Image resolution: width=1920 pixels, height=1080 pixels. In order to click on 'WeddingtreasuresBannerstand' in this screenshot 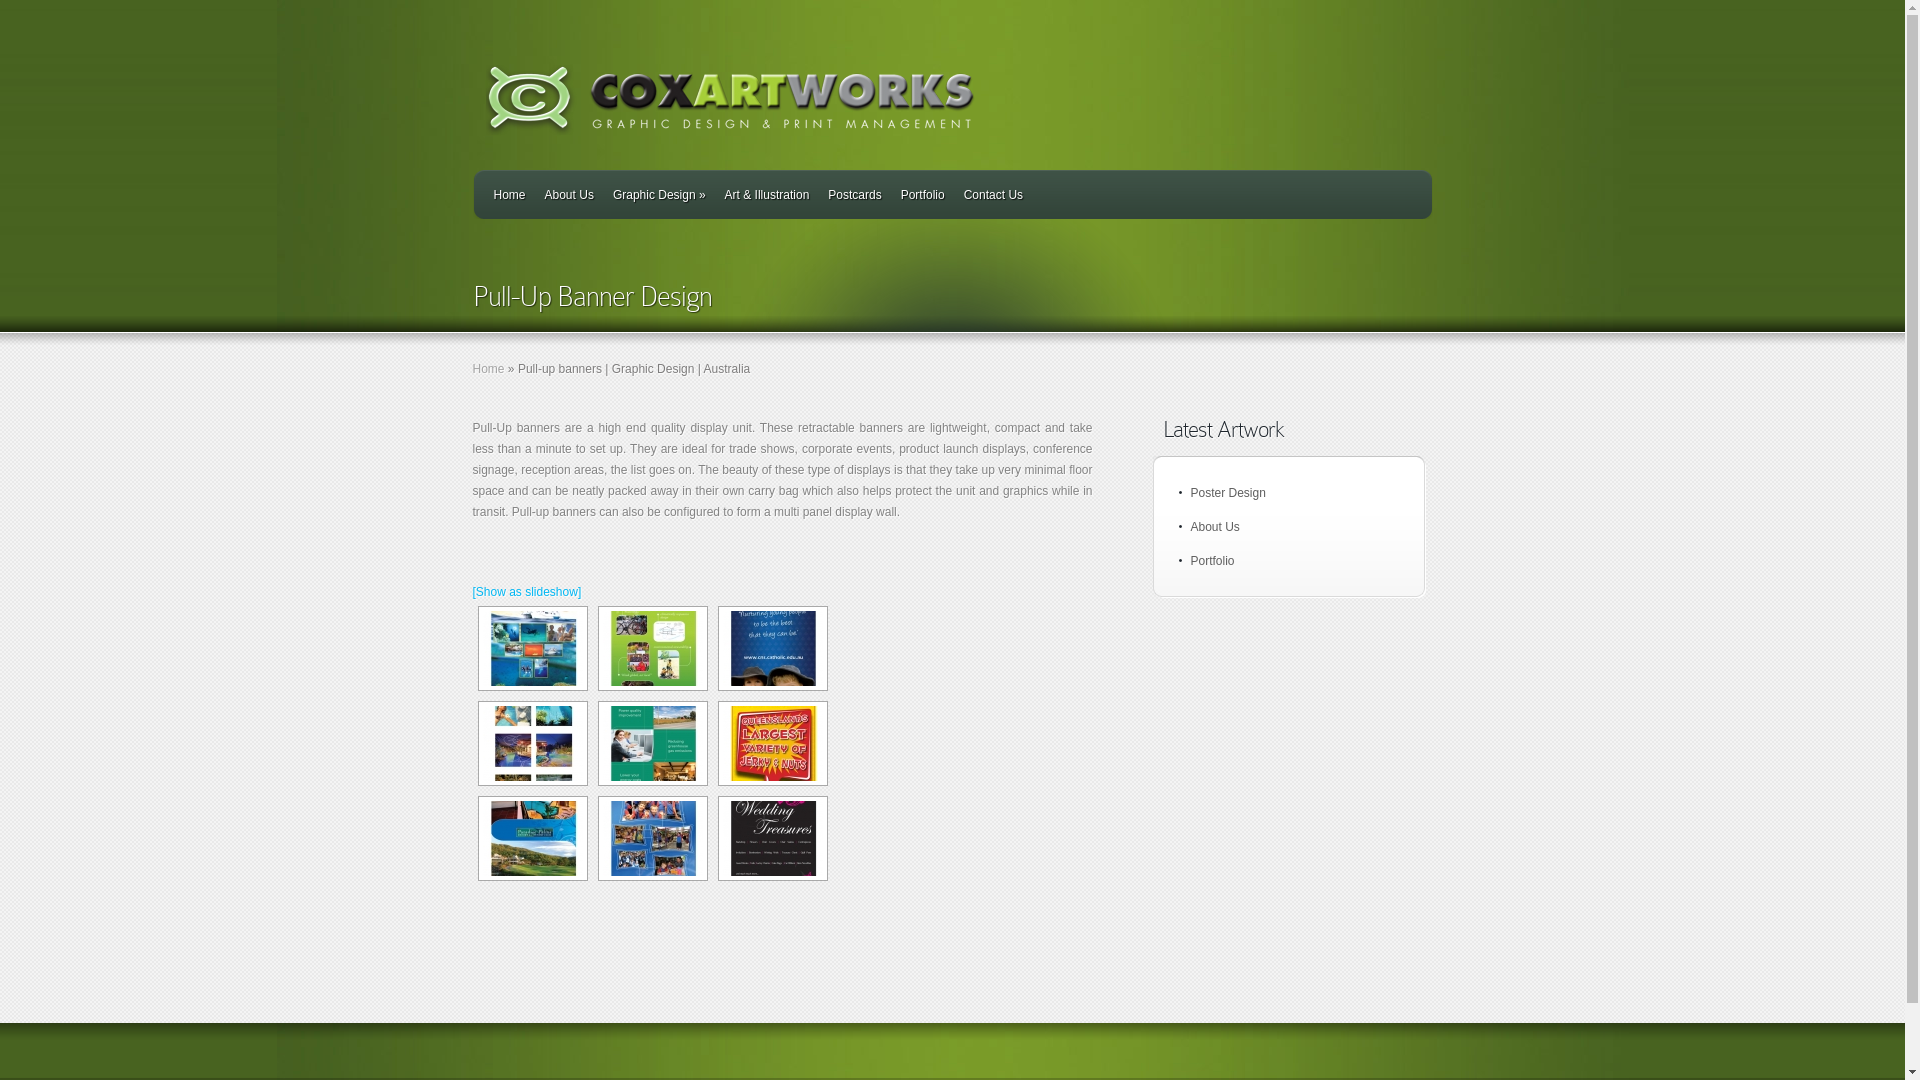, I will do `click(771, 838)`.